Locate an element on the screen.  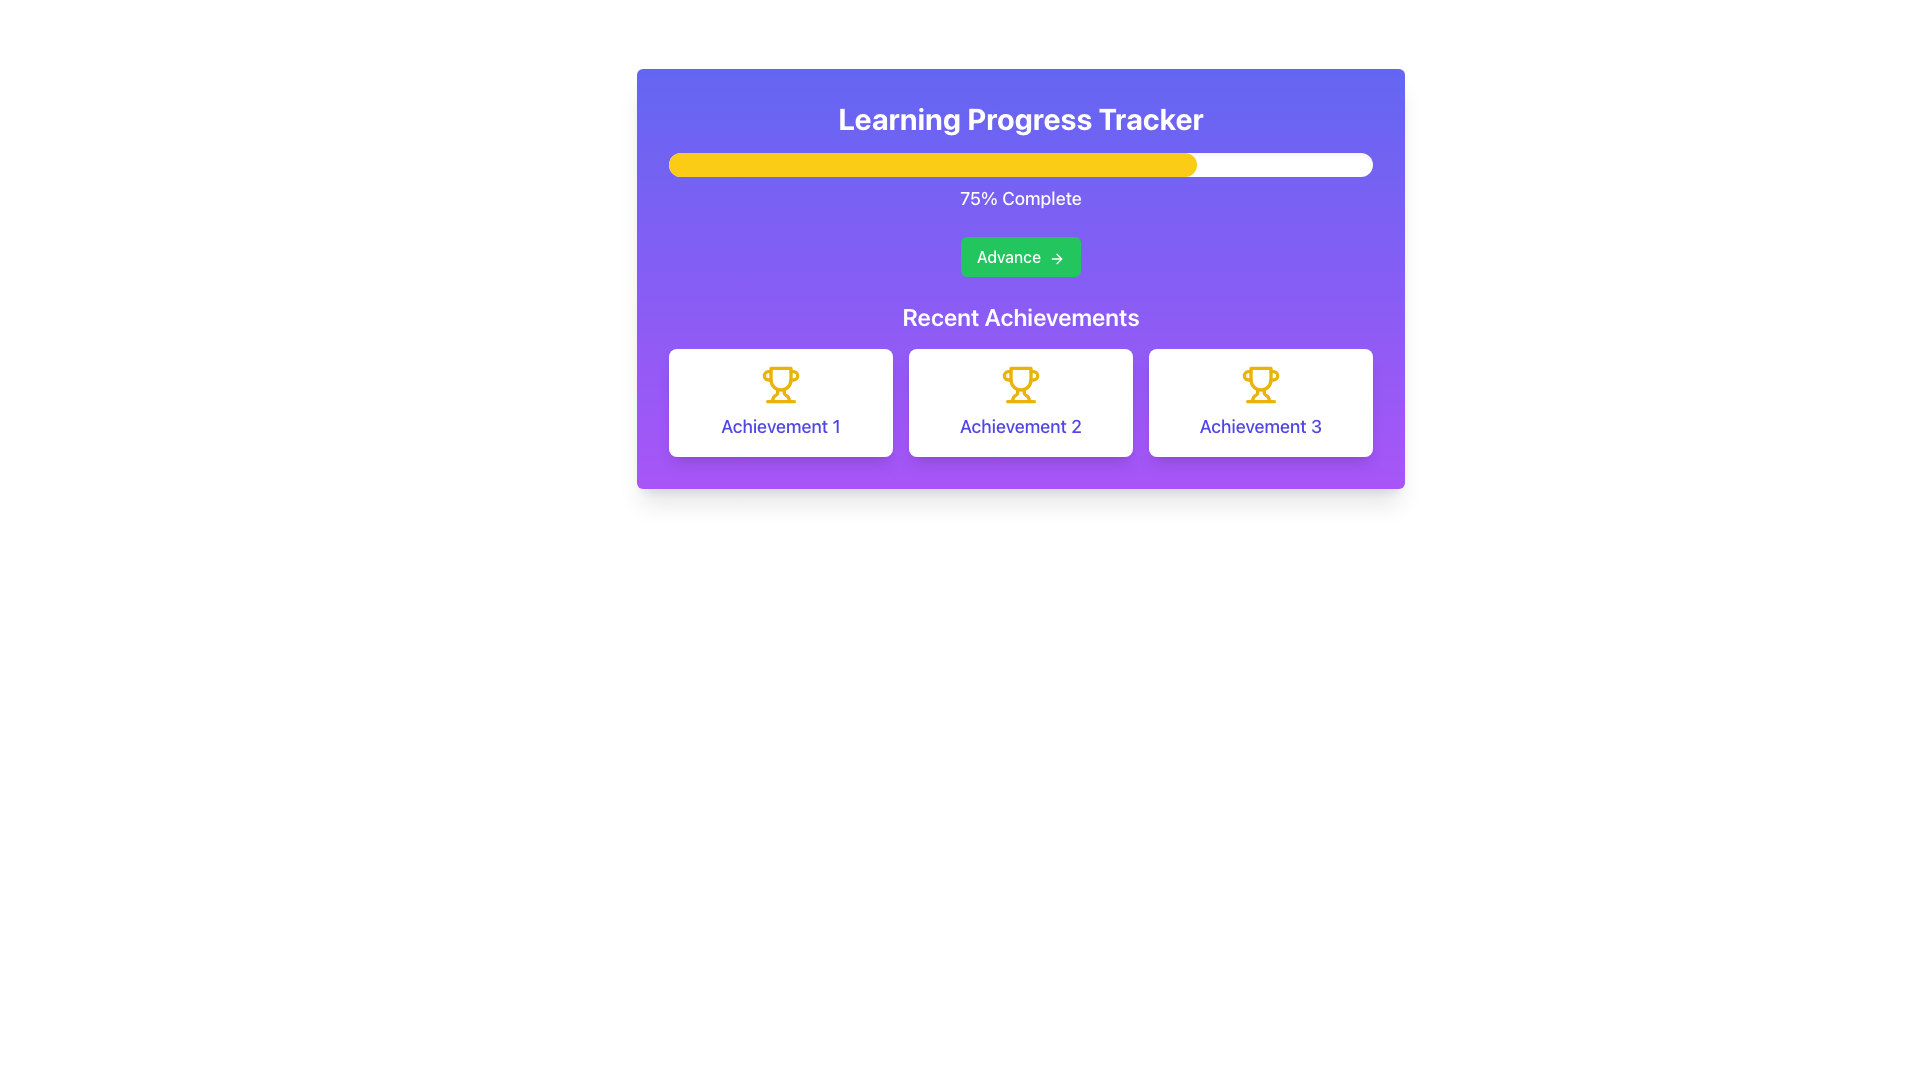
the Progress Bar with Text that indicates '75% Complete', located beneath the 'Learning Progress Tracker' heading and above the 'Advance' button is located at coordinates (1021, 182).